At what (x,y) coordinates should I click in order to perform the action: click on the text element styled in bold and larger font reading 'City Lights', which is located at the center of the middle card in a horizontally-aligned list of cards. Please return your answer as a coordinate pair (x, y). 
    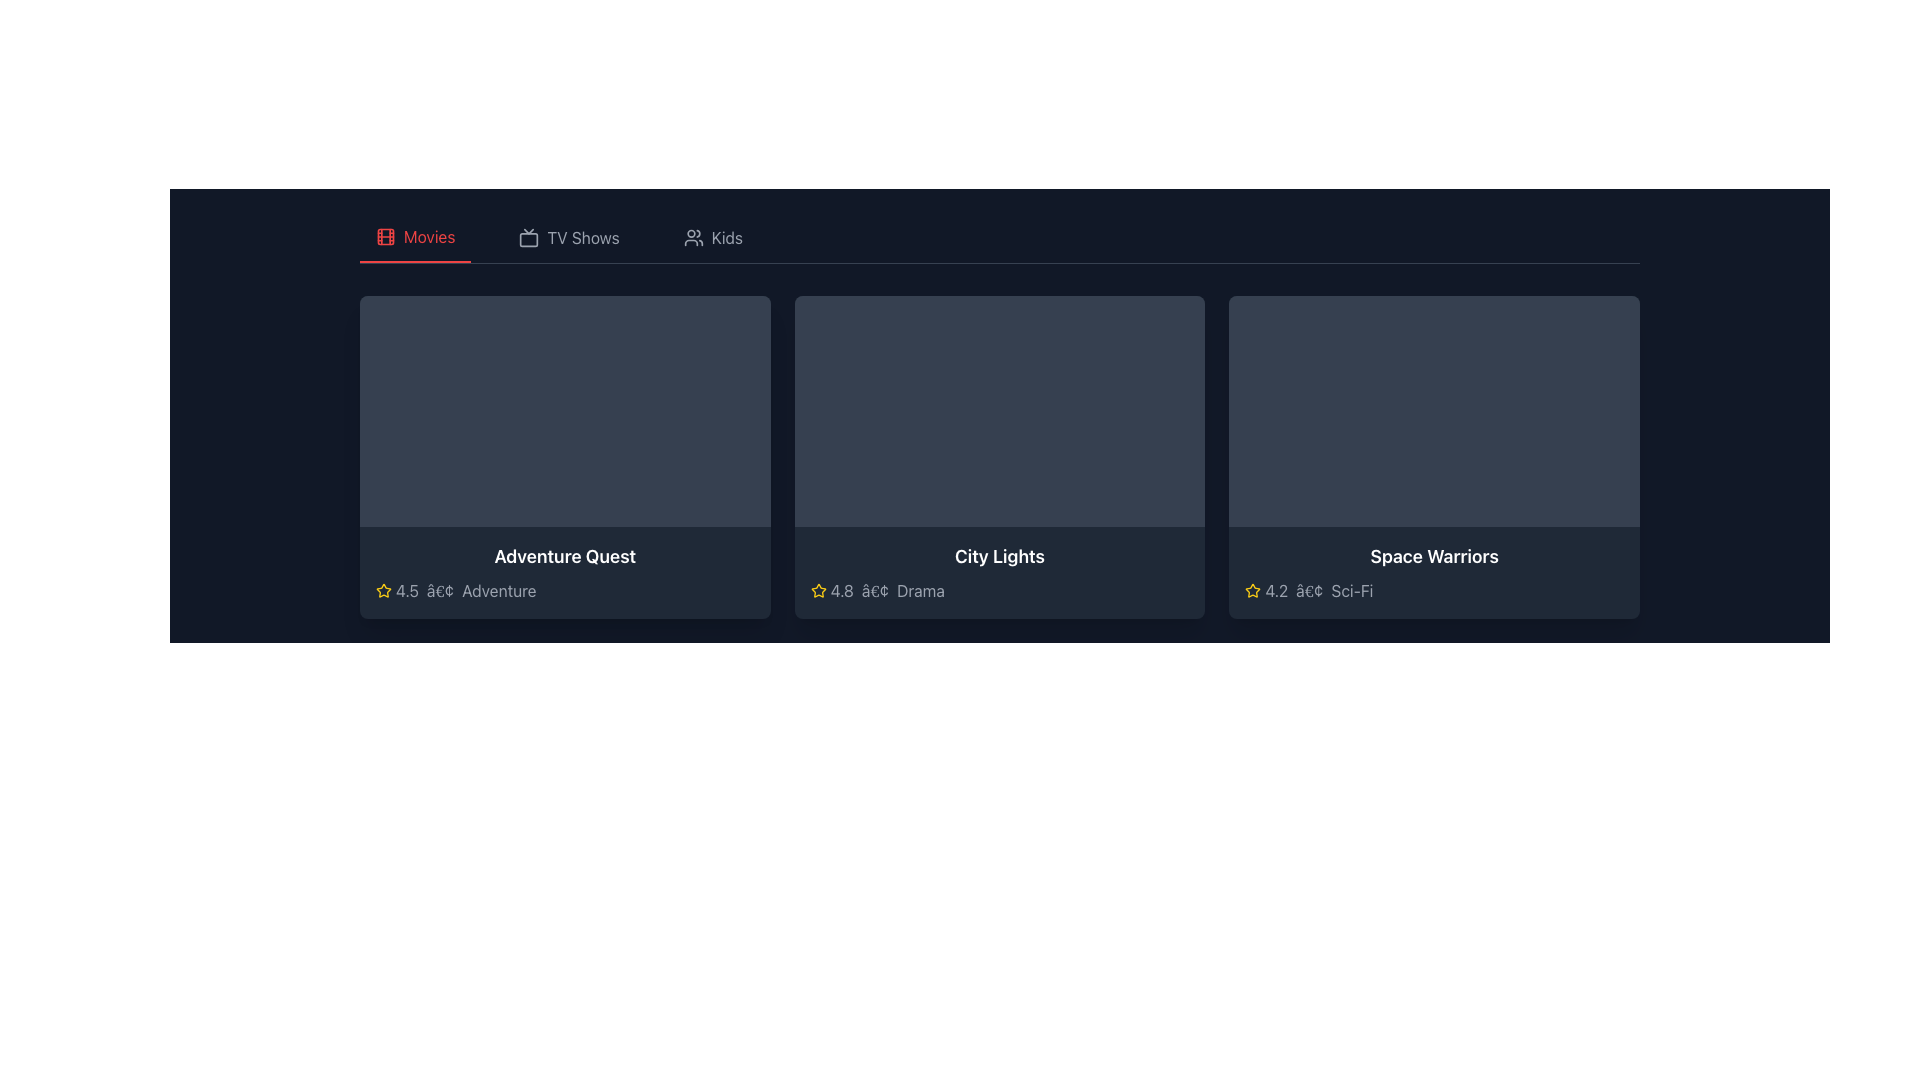
    Looking at the image, I should click on (999, 556).